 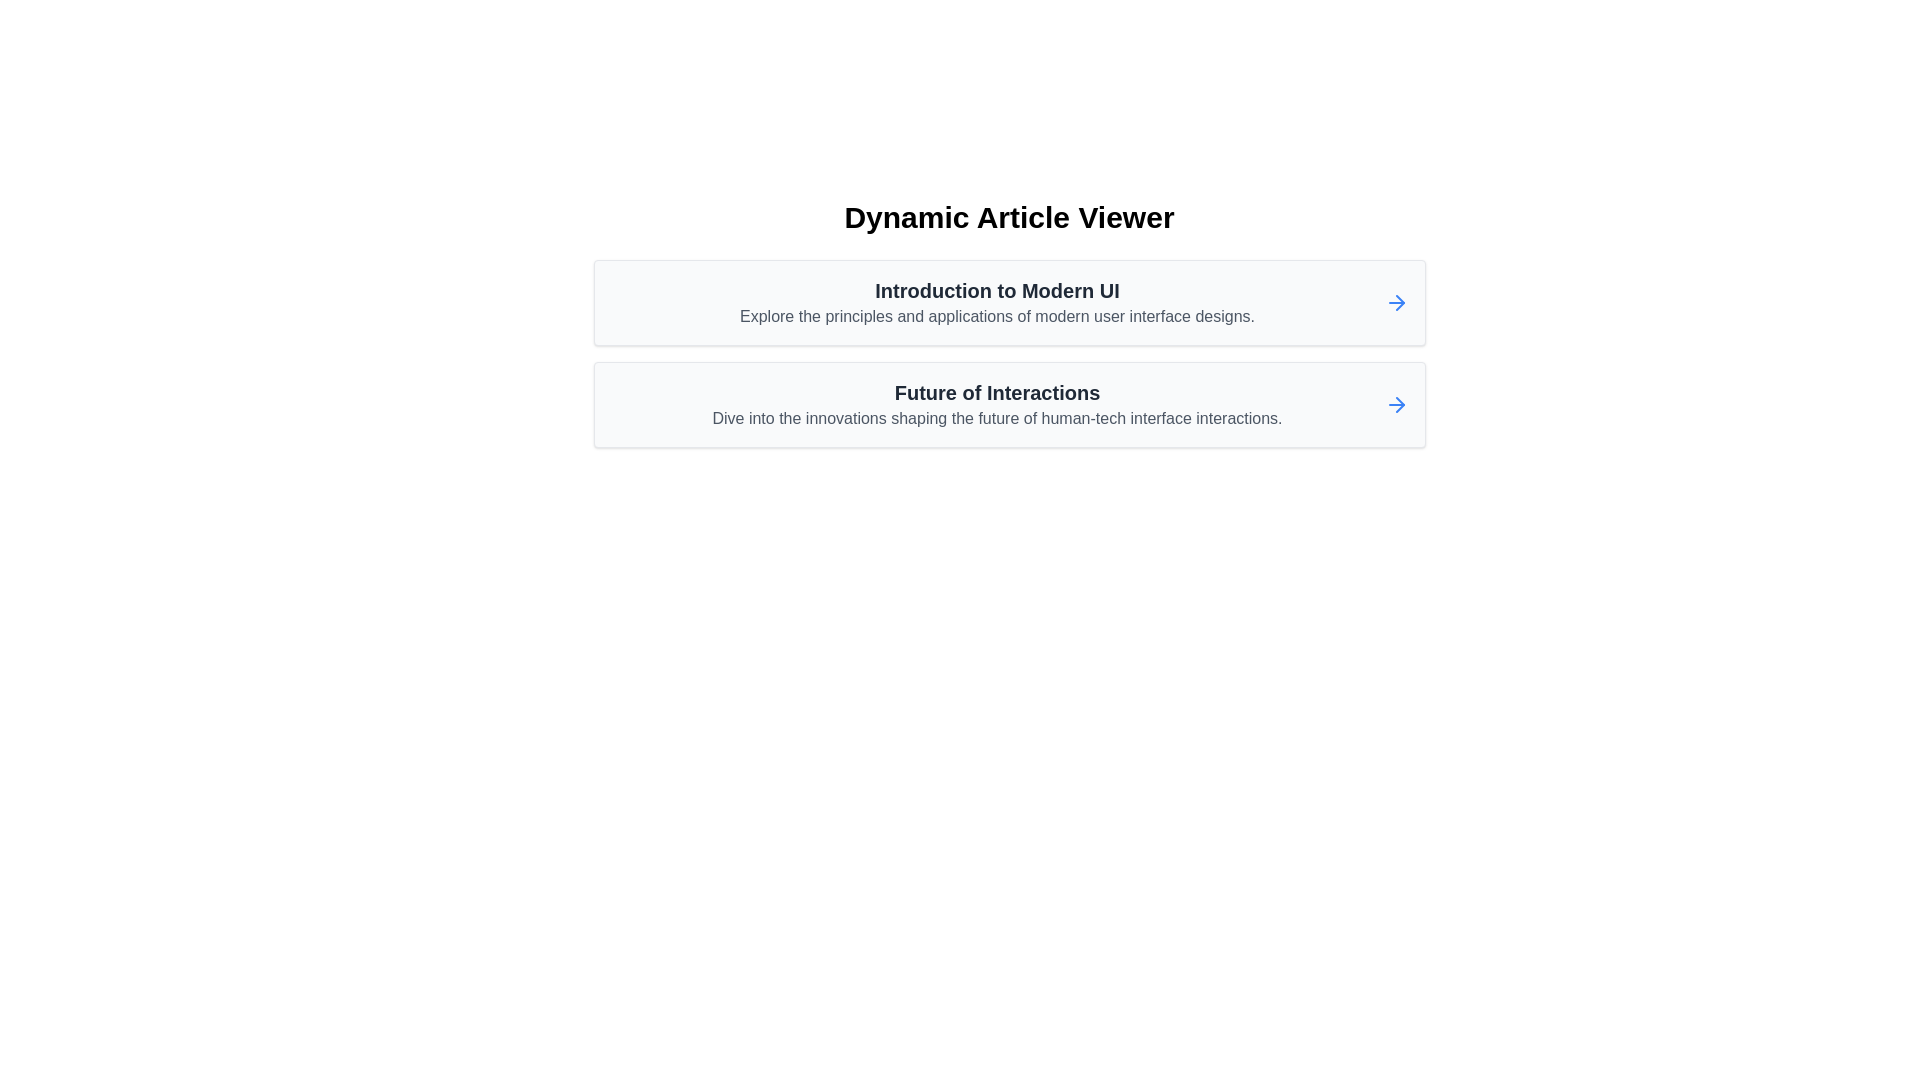 What do you see at coordinates (997, 405) in the screenshot?
I see `the Text group that contains the header 'Future of Interactions' and the description 'Dive into the innovations shaping the future of human-tech interface interactions.'` at bounding box center [997, 405].